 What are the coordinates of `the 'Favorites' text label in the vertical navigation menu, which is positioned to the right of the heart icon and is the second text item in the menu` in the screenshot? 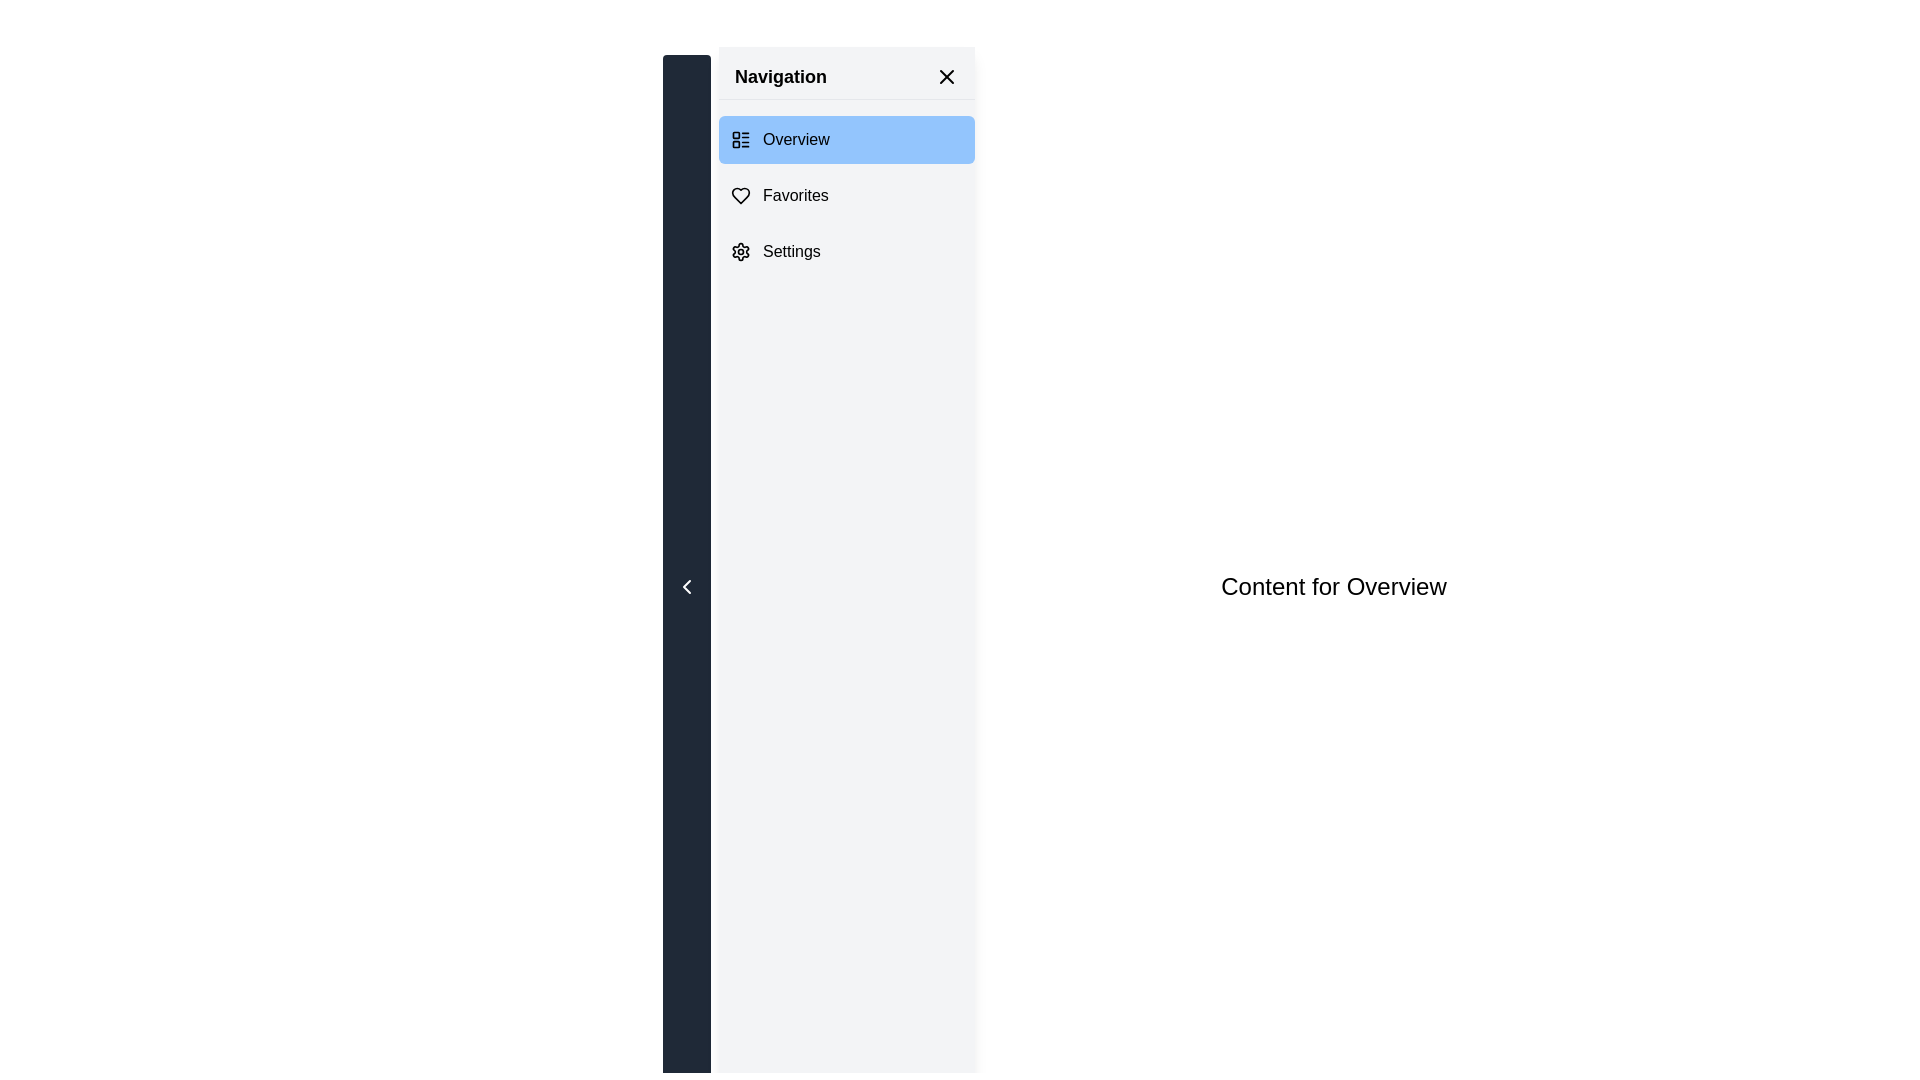 It's located at (794, 196).